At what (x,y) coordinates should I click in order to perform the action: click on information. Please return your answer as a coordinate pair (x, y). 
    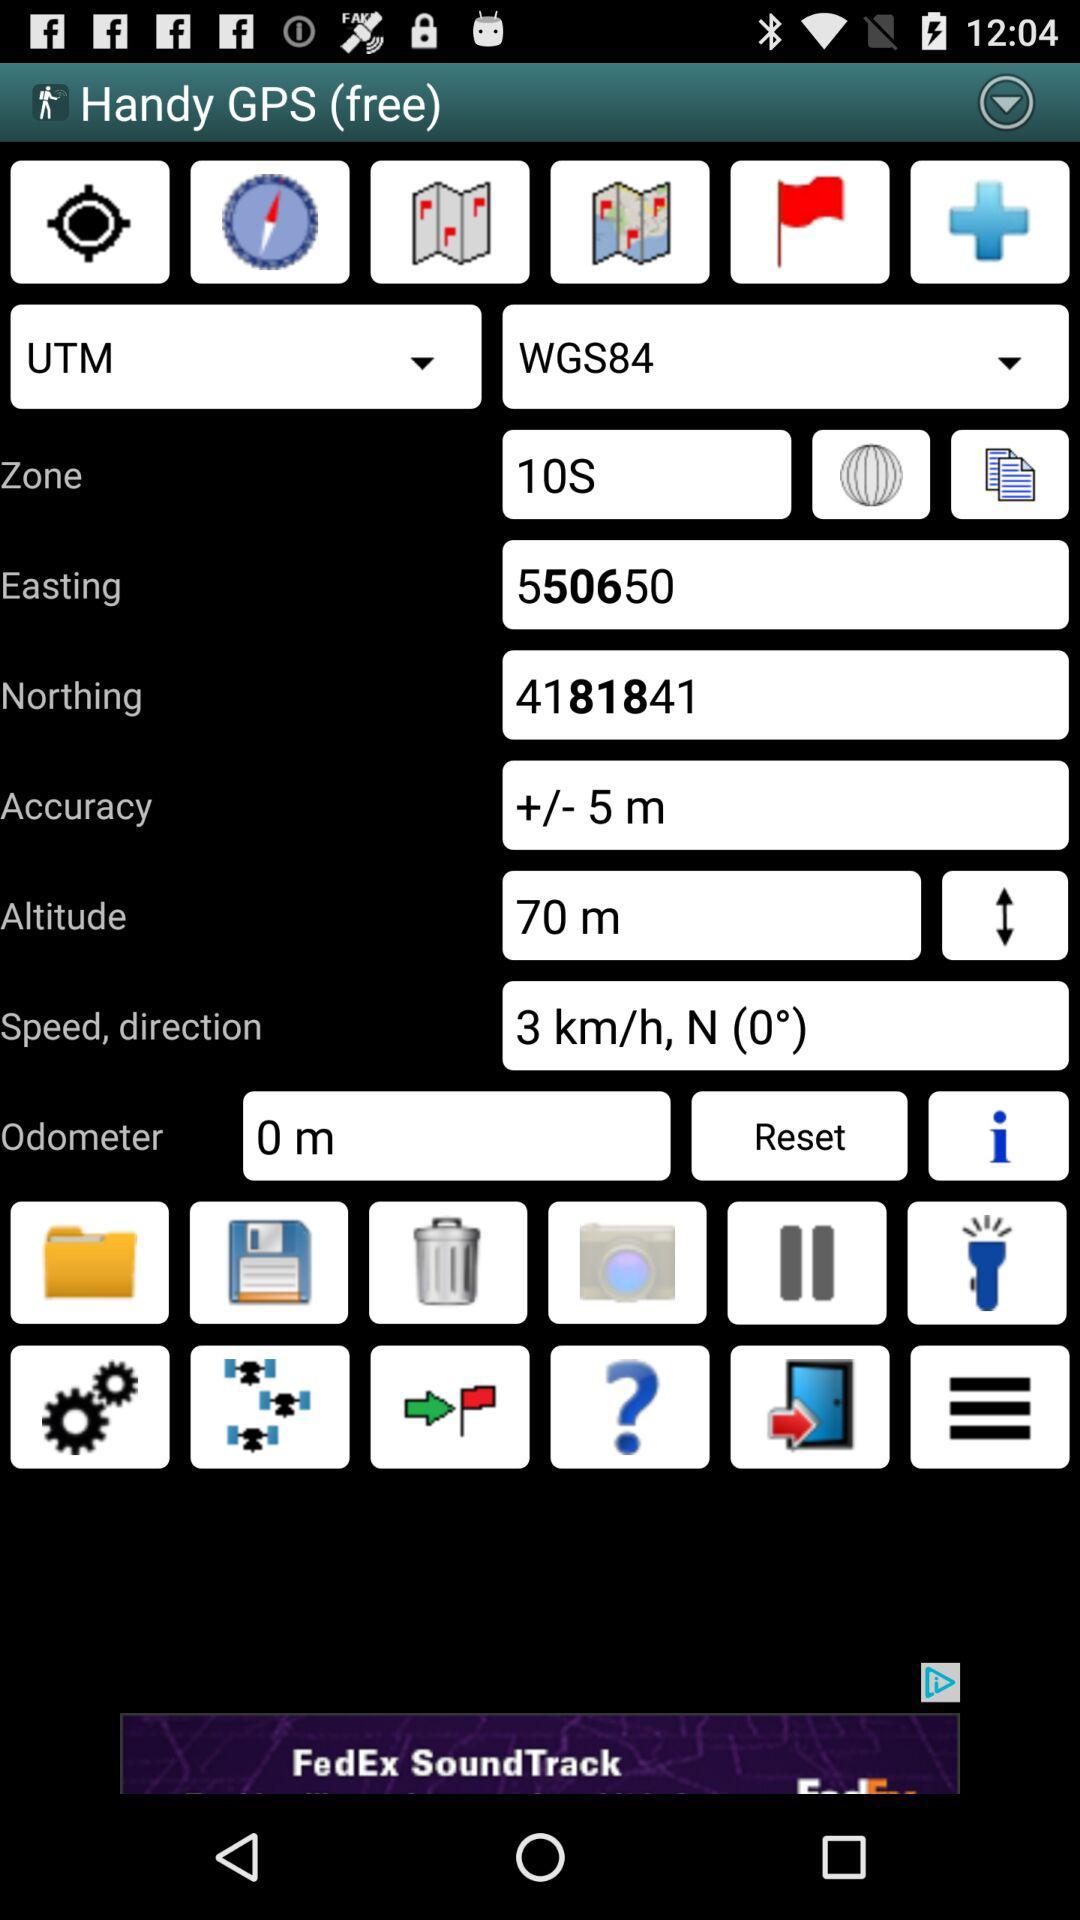
    Looking at the image, I should click on (998, 1135).